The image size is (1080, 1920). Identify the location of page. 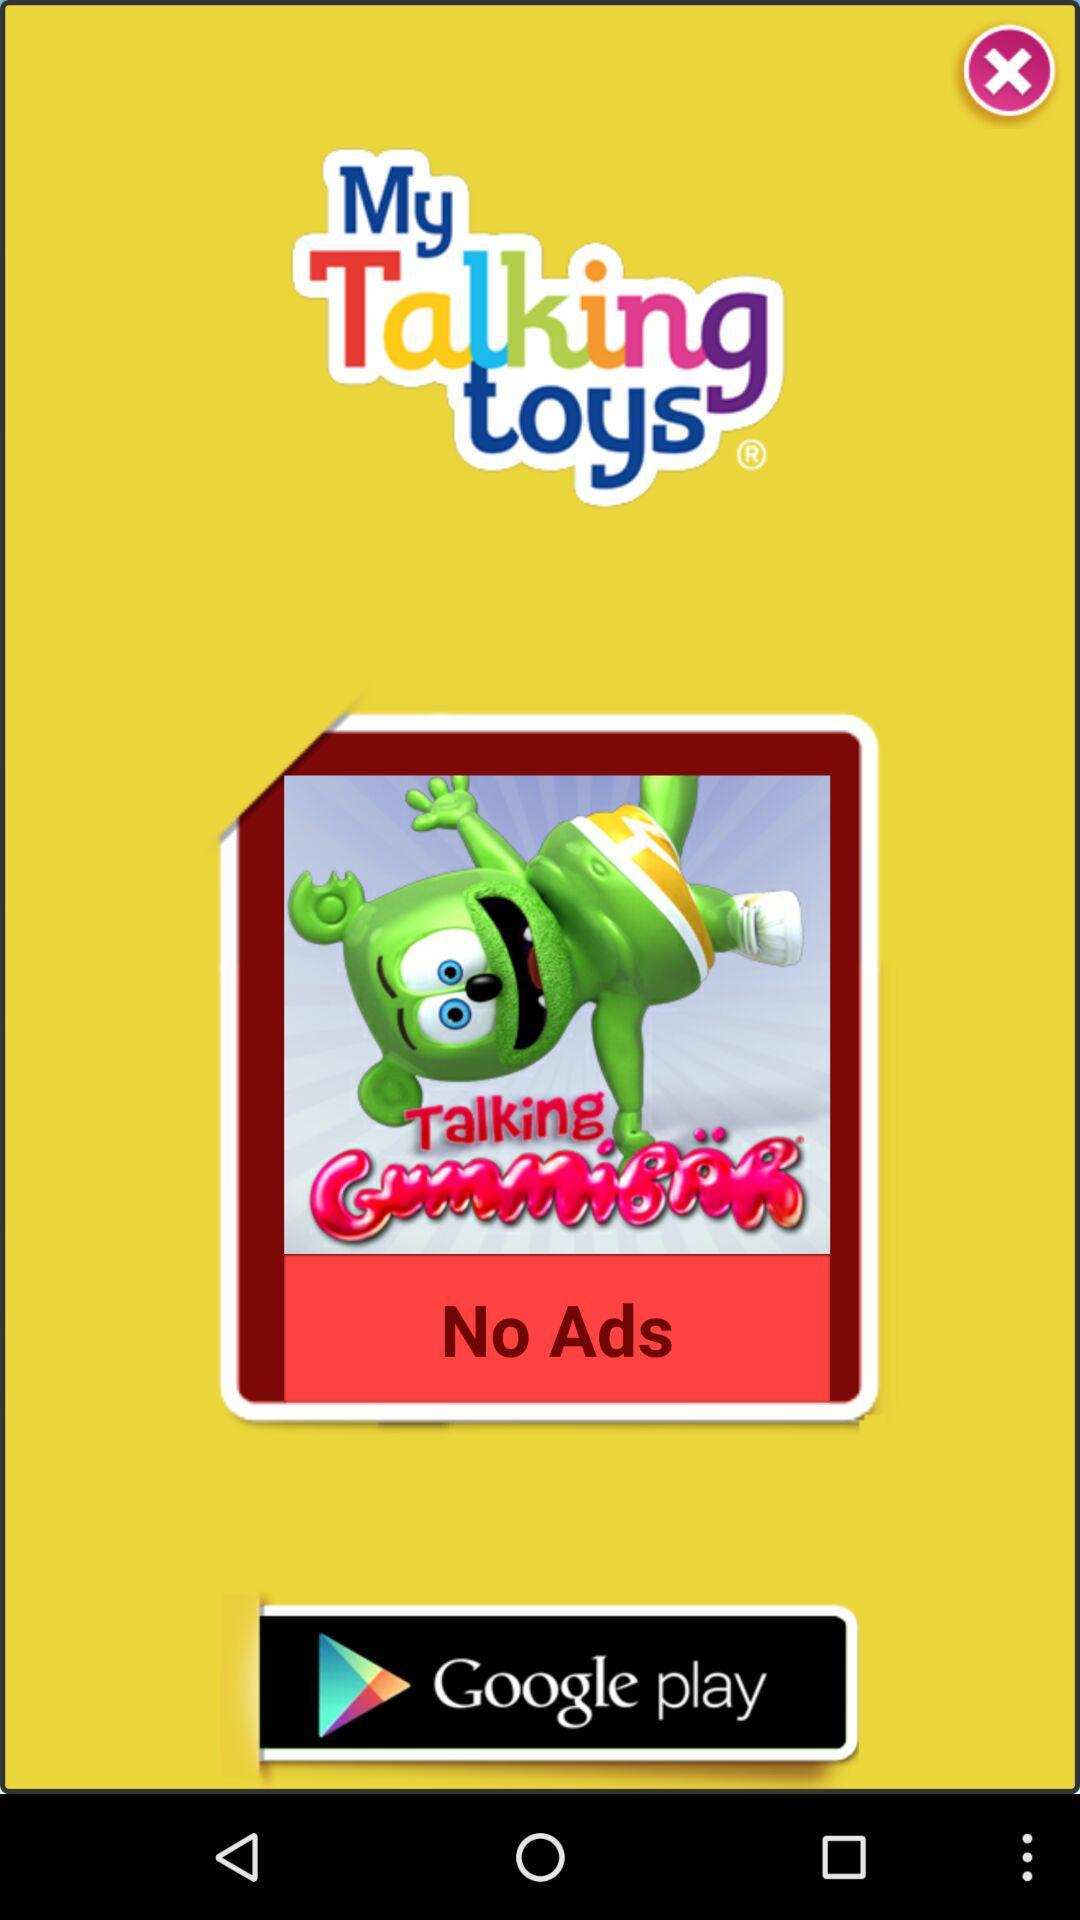
(1006, 73).